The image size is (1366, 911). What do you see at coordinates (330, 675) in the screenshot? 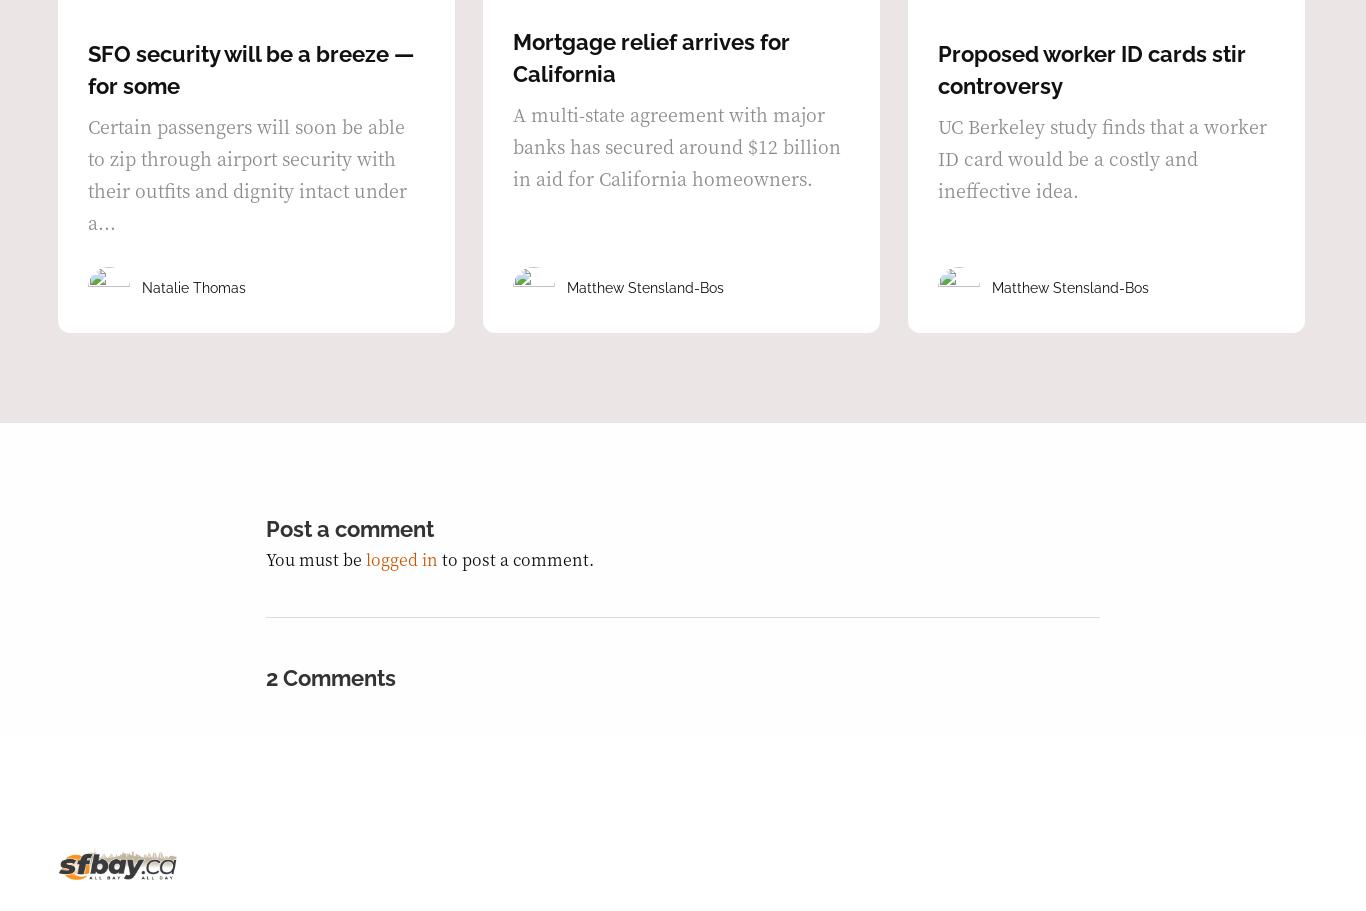
I see `'2 Comments'` at bounding box center [330, 675].